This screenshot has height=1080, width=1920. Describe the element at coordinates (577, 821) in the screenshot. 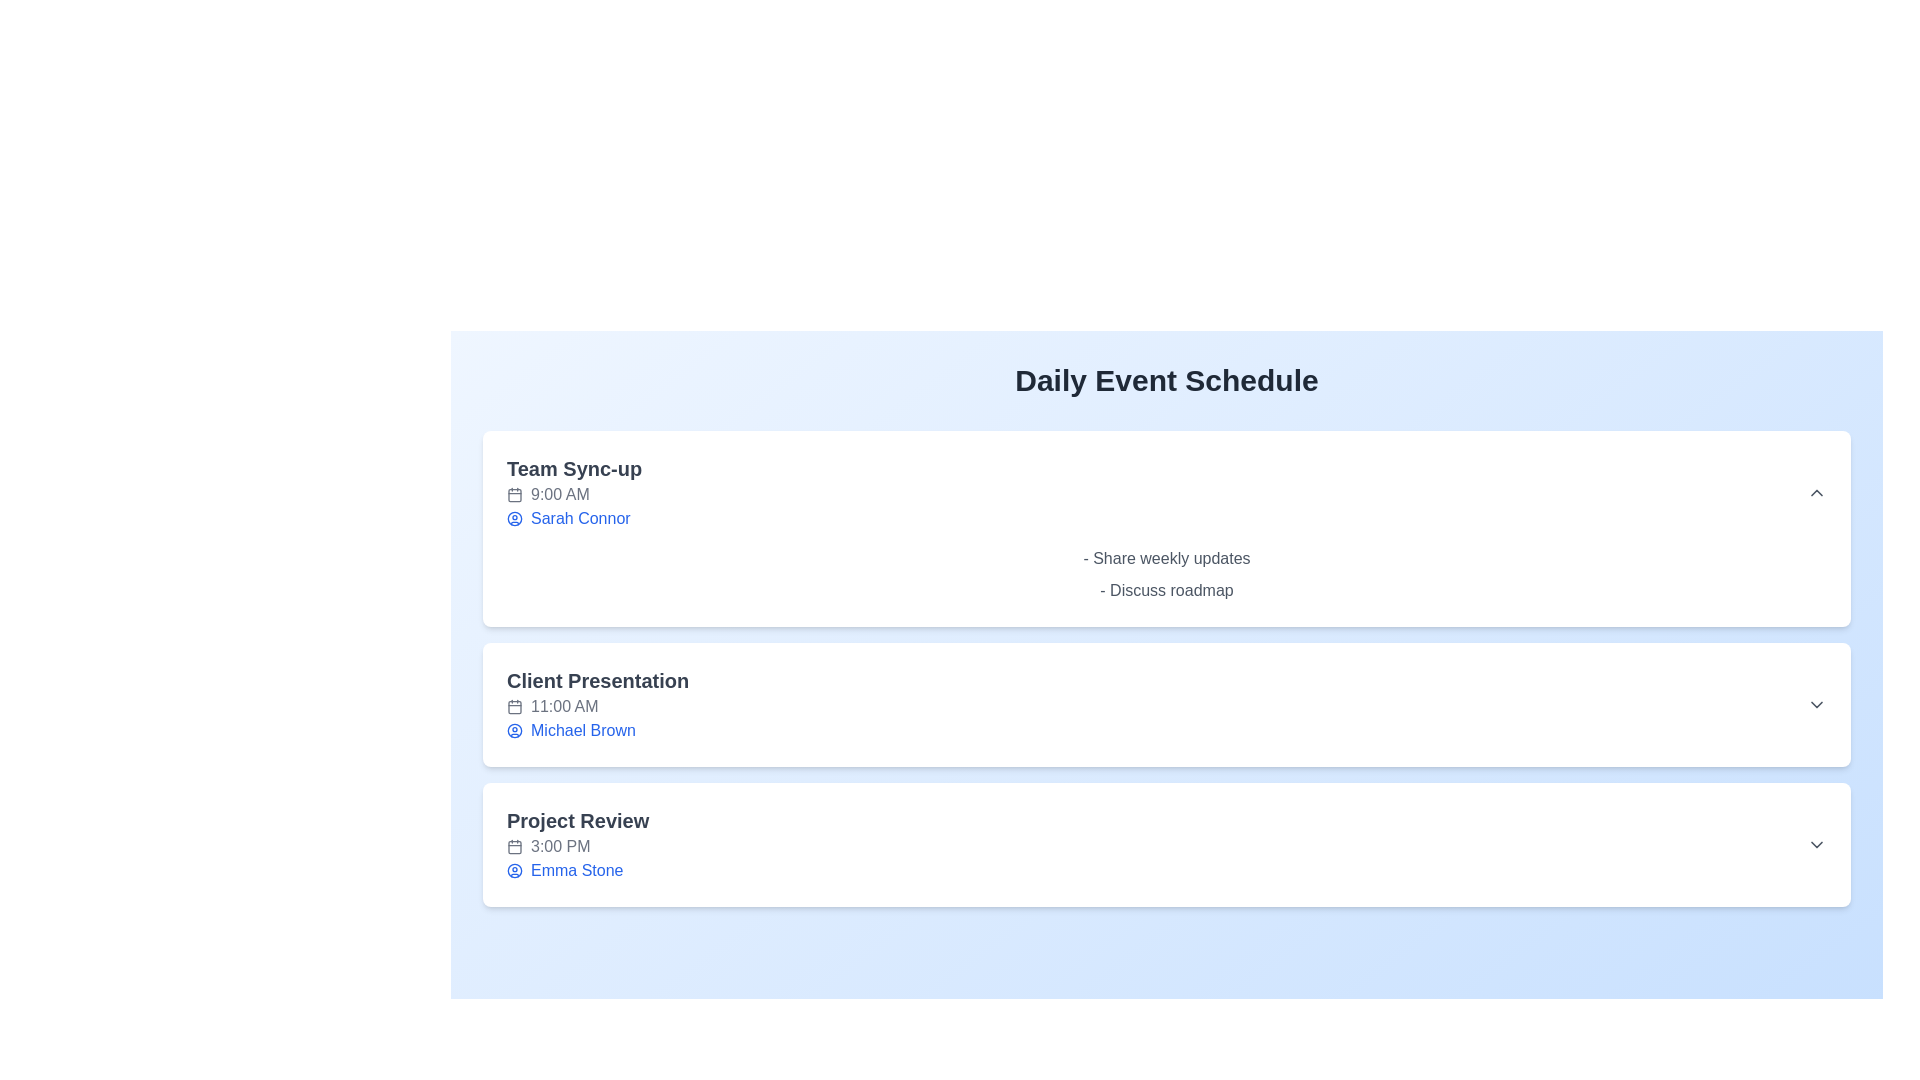

I see `the text label 'Project Review' which is prominently displayed at the top of a schedule item card` at that location.